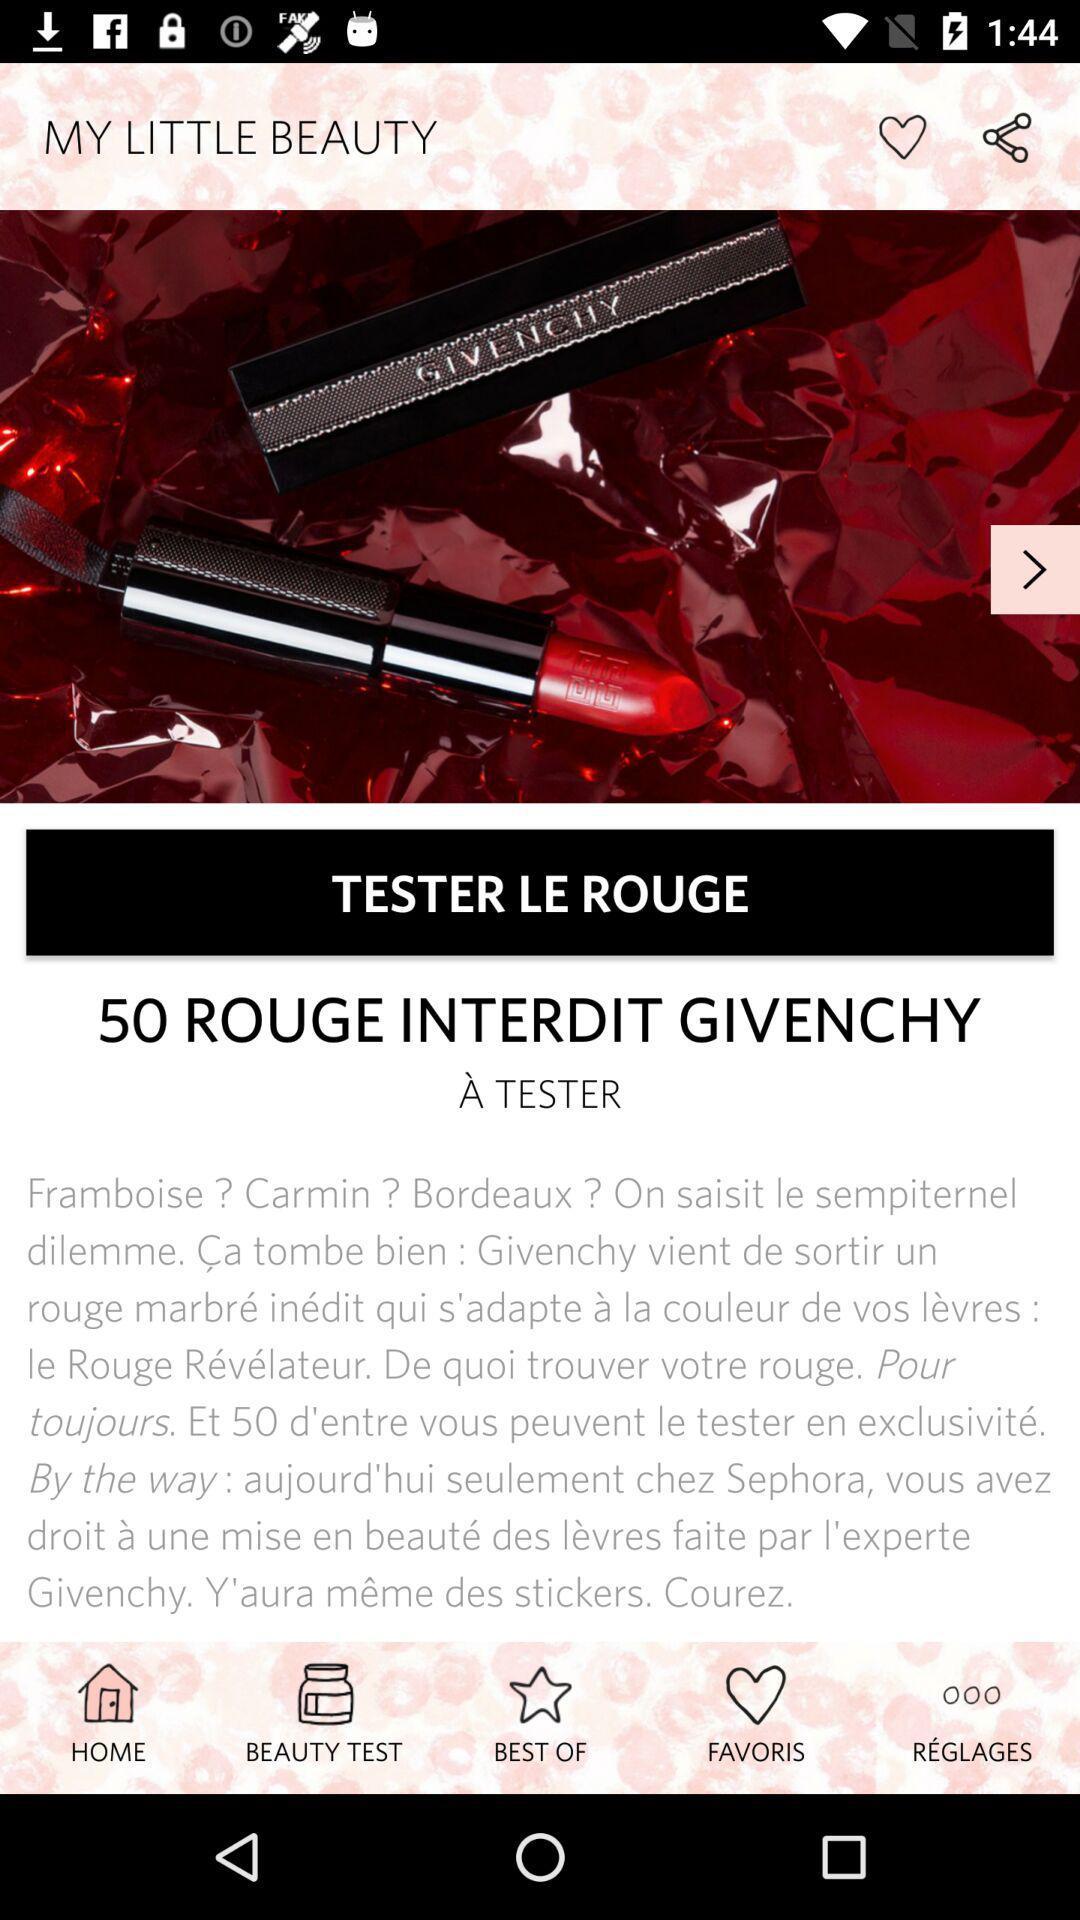 Image resolution: width=1080 pixels, height=1920 pixels. What do you see at coordinates (901, 135) in the screenshot?
I see `page` at bounding box center [901, 135].